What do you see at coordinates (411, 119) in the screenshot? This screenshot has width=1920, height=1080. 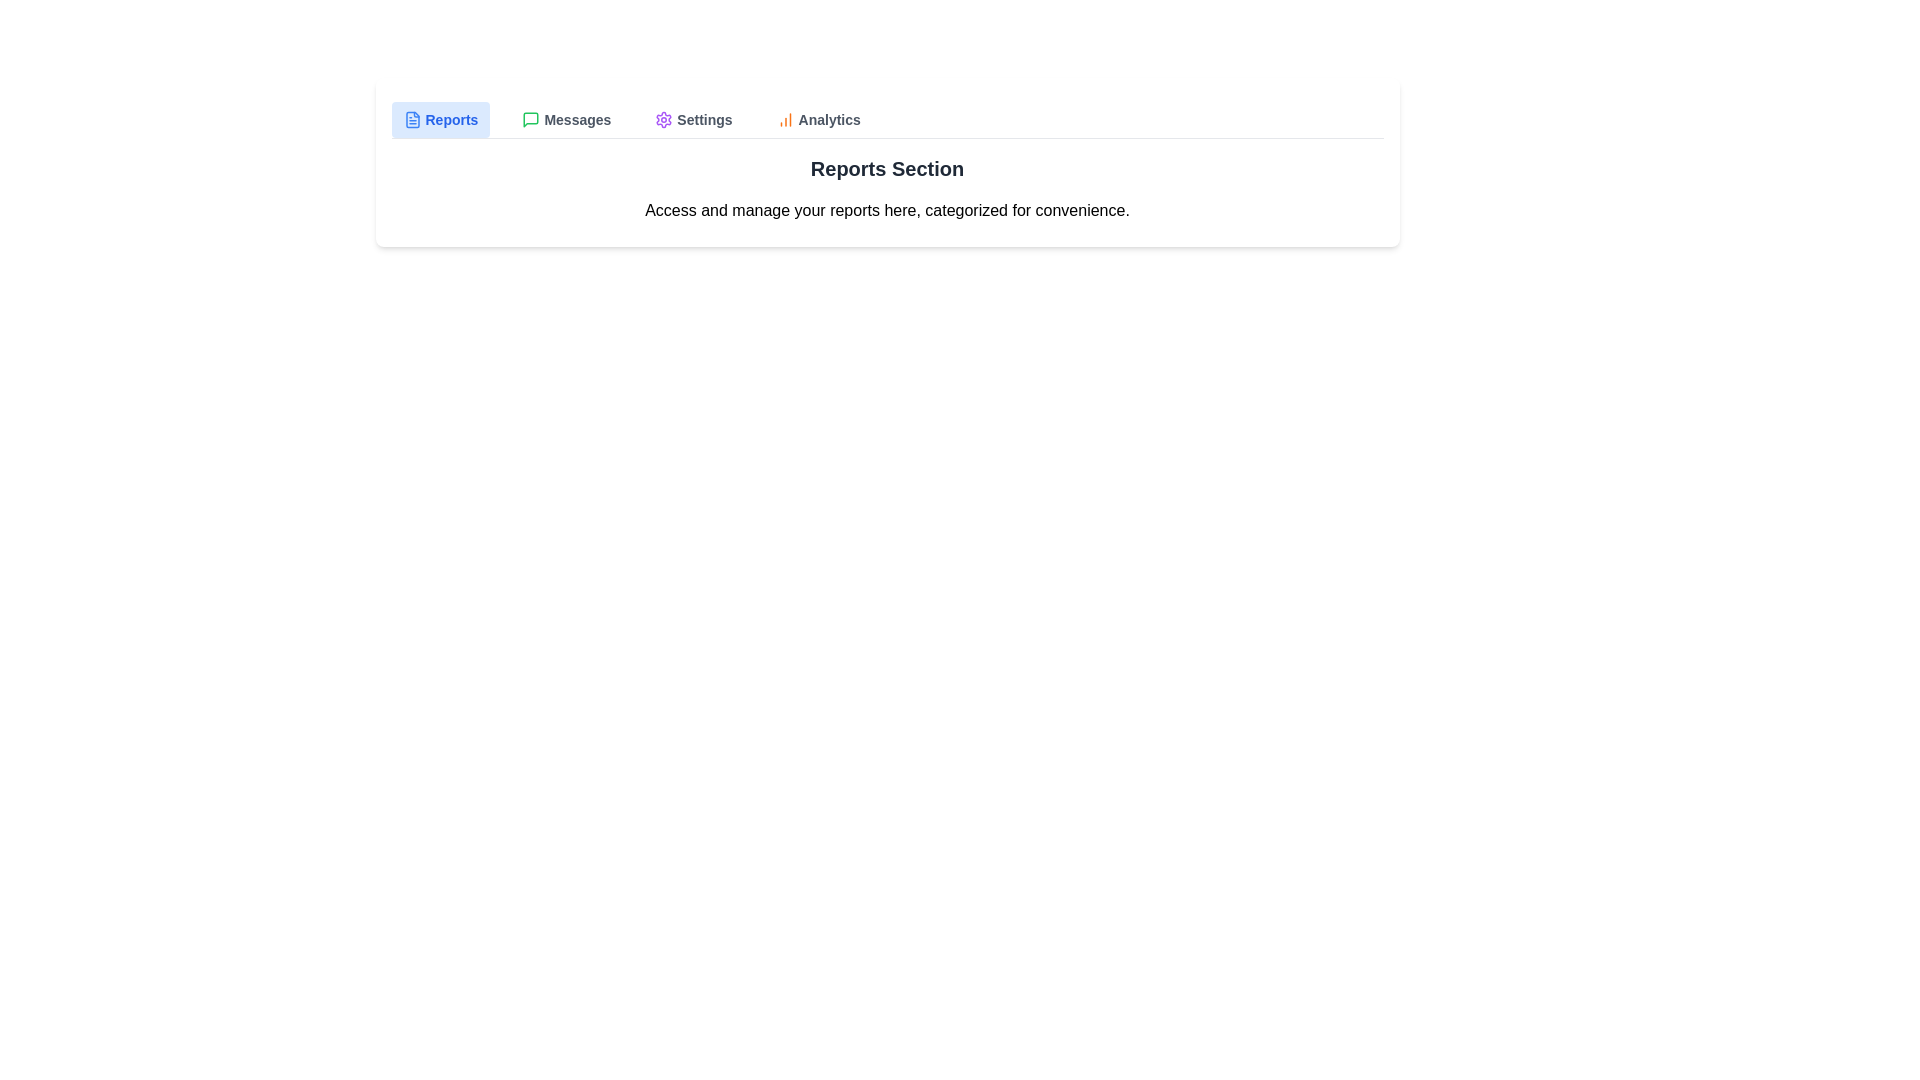 I see `the icon indicating document-related functionalities associated with the 'Reports' option, which is positioned to the left of the text 'Reports' in the navigation bar` at bounding box center [411, 119].